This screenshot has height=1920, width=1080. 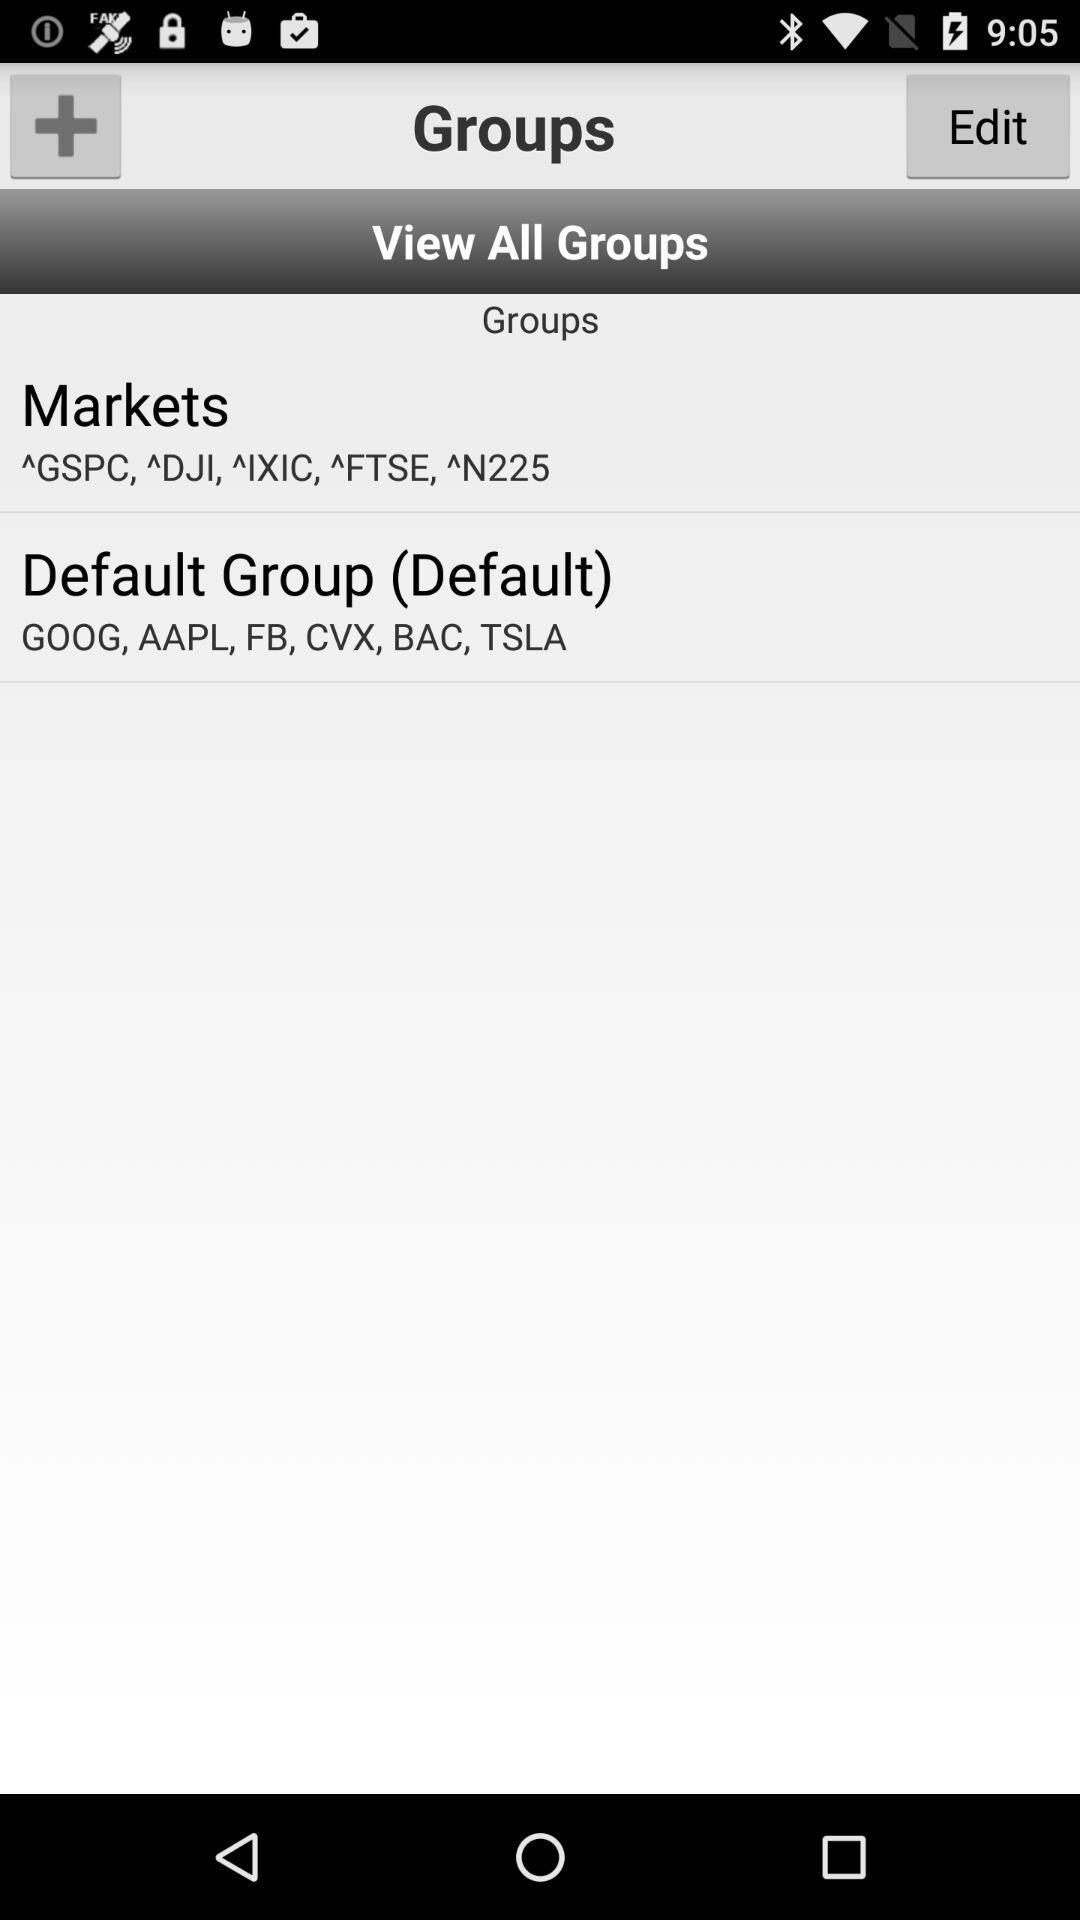 What do you see at coordinates (540, 571) in the screenshot?
I see `the default group (default) app` at bounding box center [540, 571].